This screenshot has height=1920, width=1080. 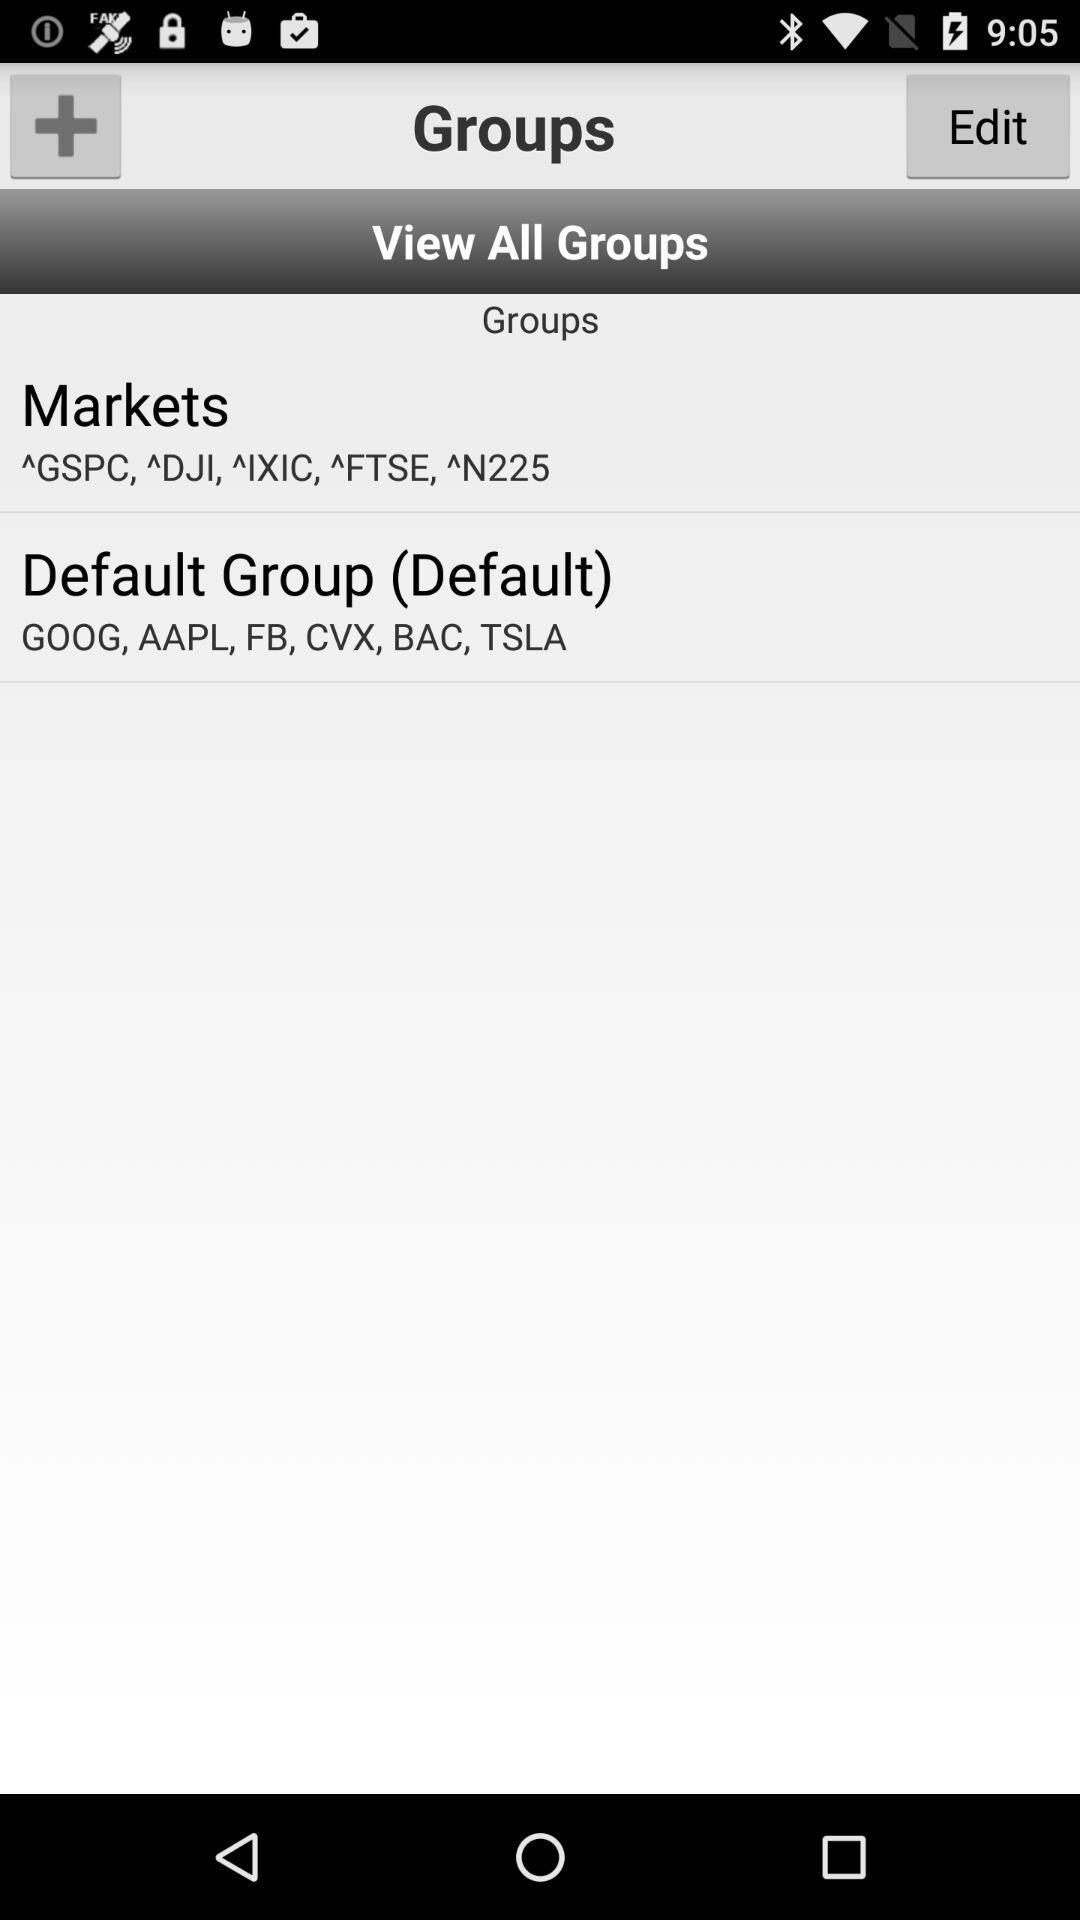 What do you see at coordinates (540, 571) in the screenshot?
I see `the default group (default) app` at bounding box center [540, 571].